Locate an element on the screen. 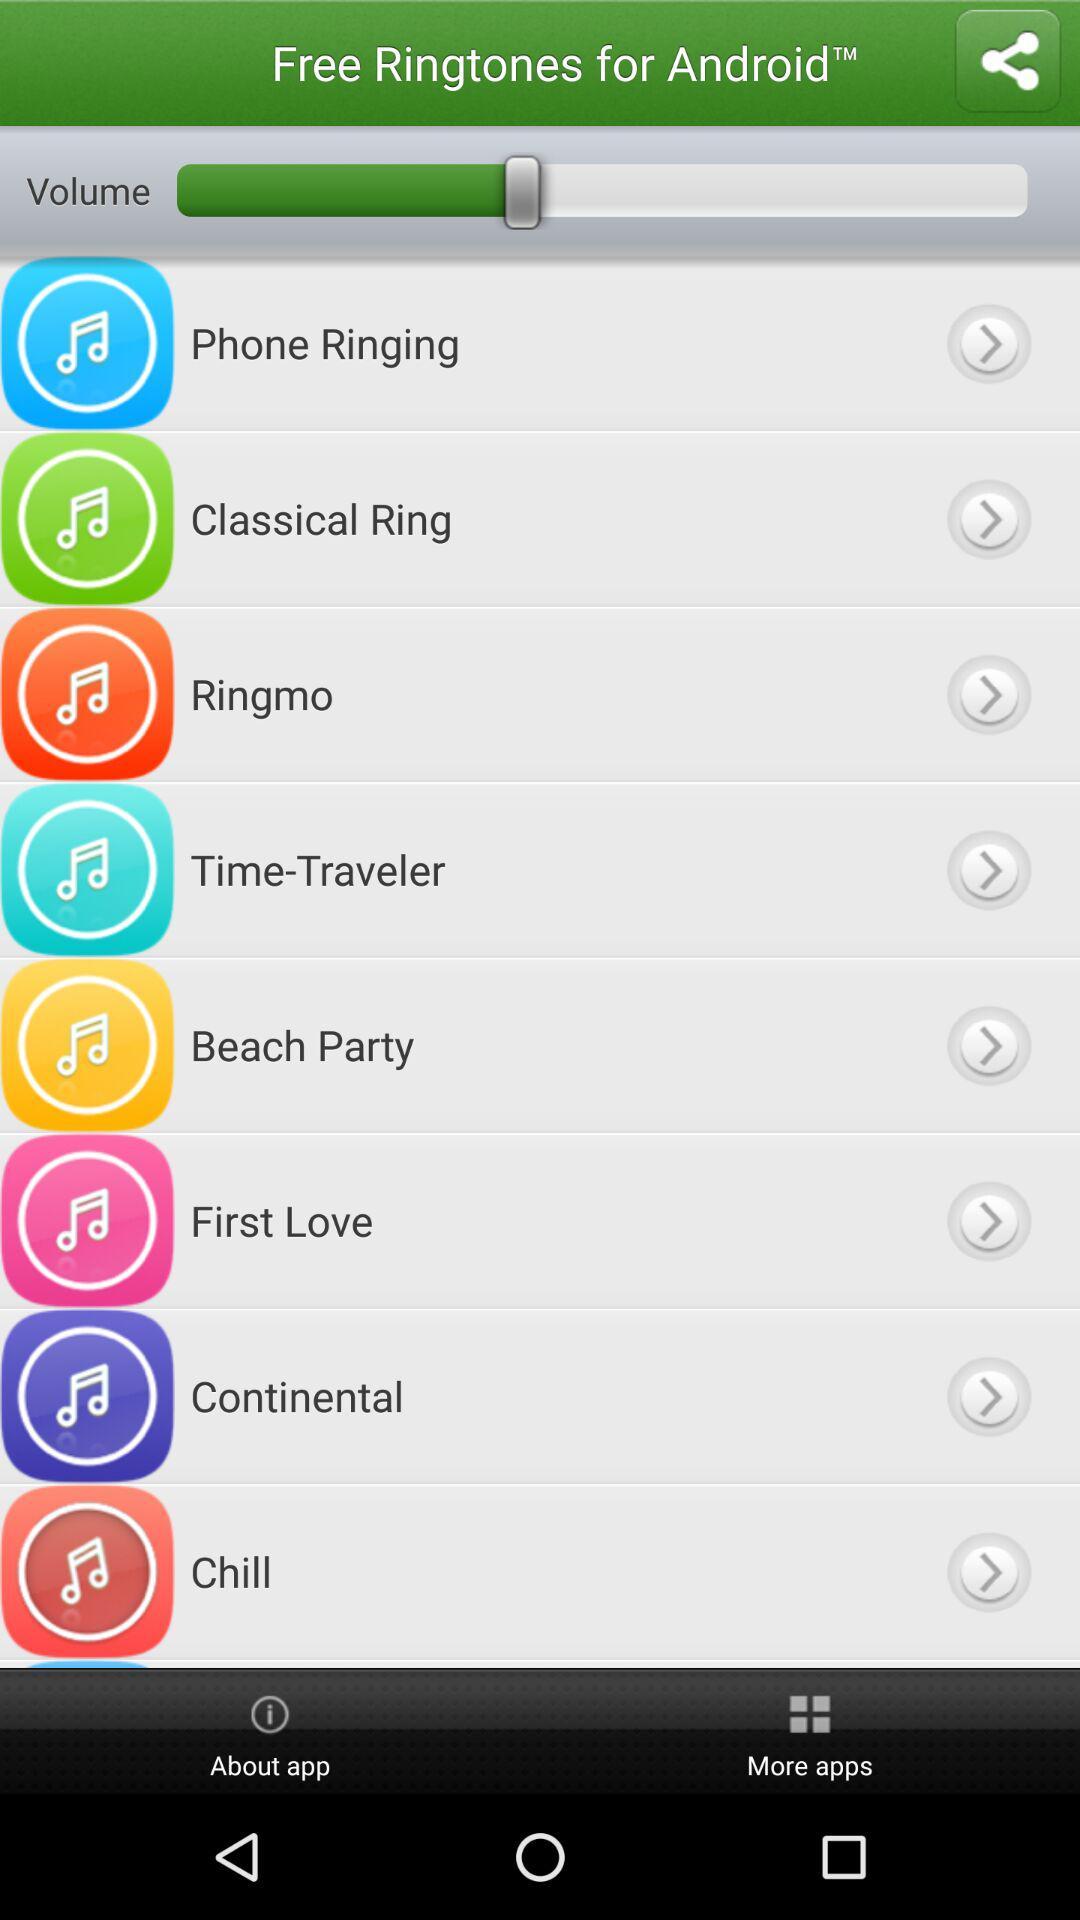 This screenshot has width=1080, height=1920. ringtone is located at coordinates (987, 1395).